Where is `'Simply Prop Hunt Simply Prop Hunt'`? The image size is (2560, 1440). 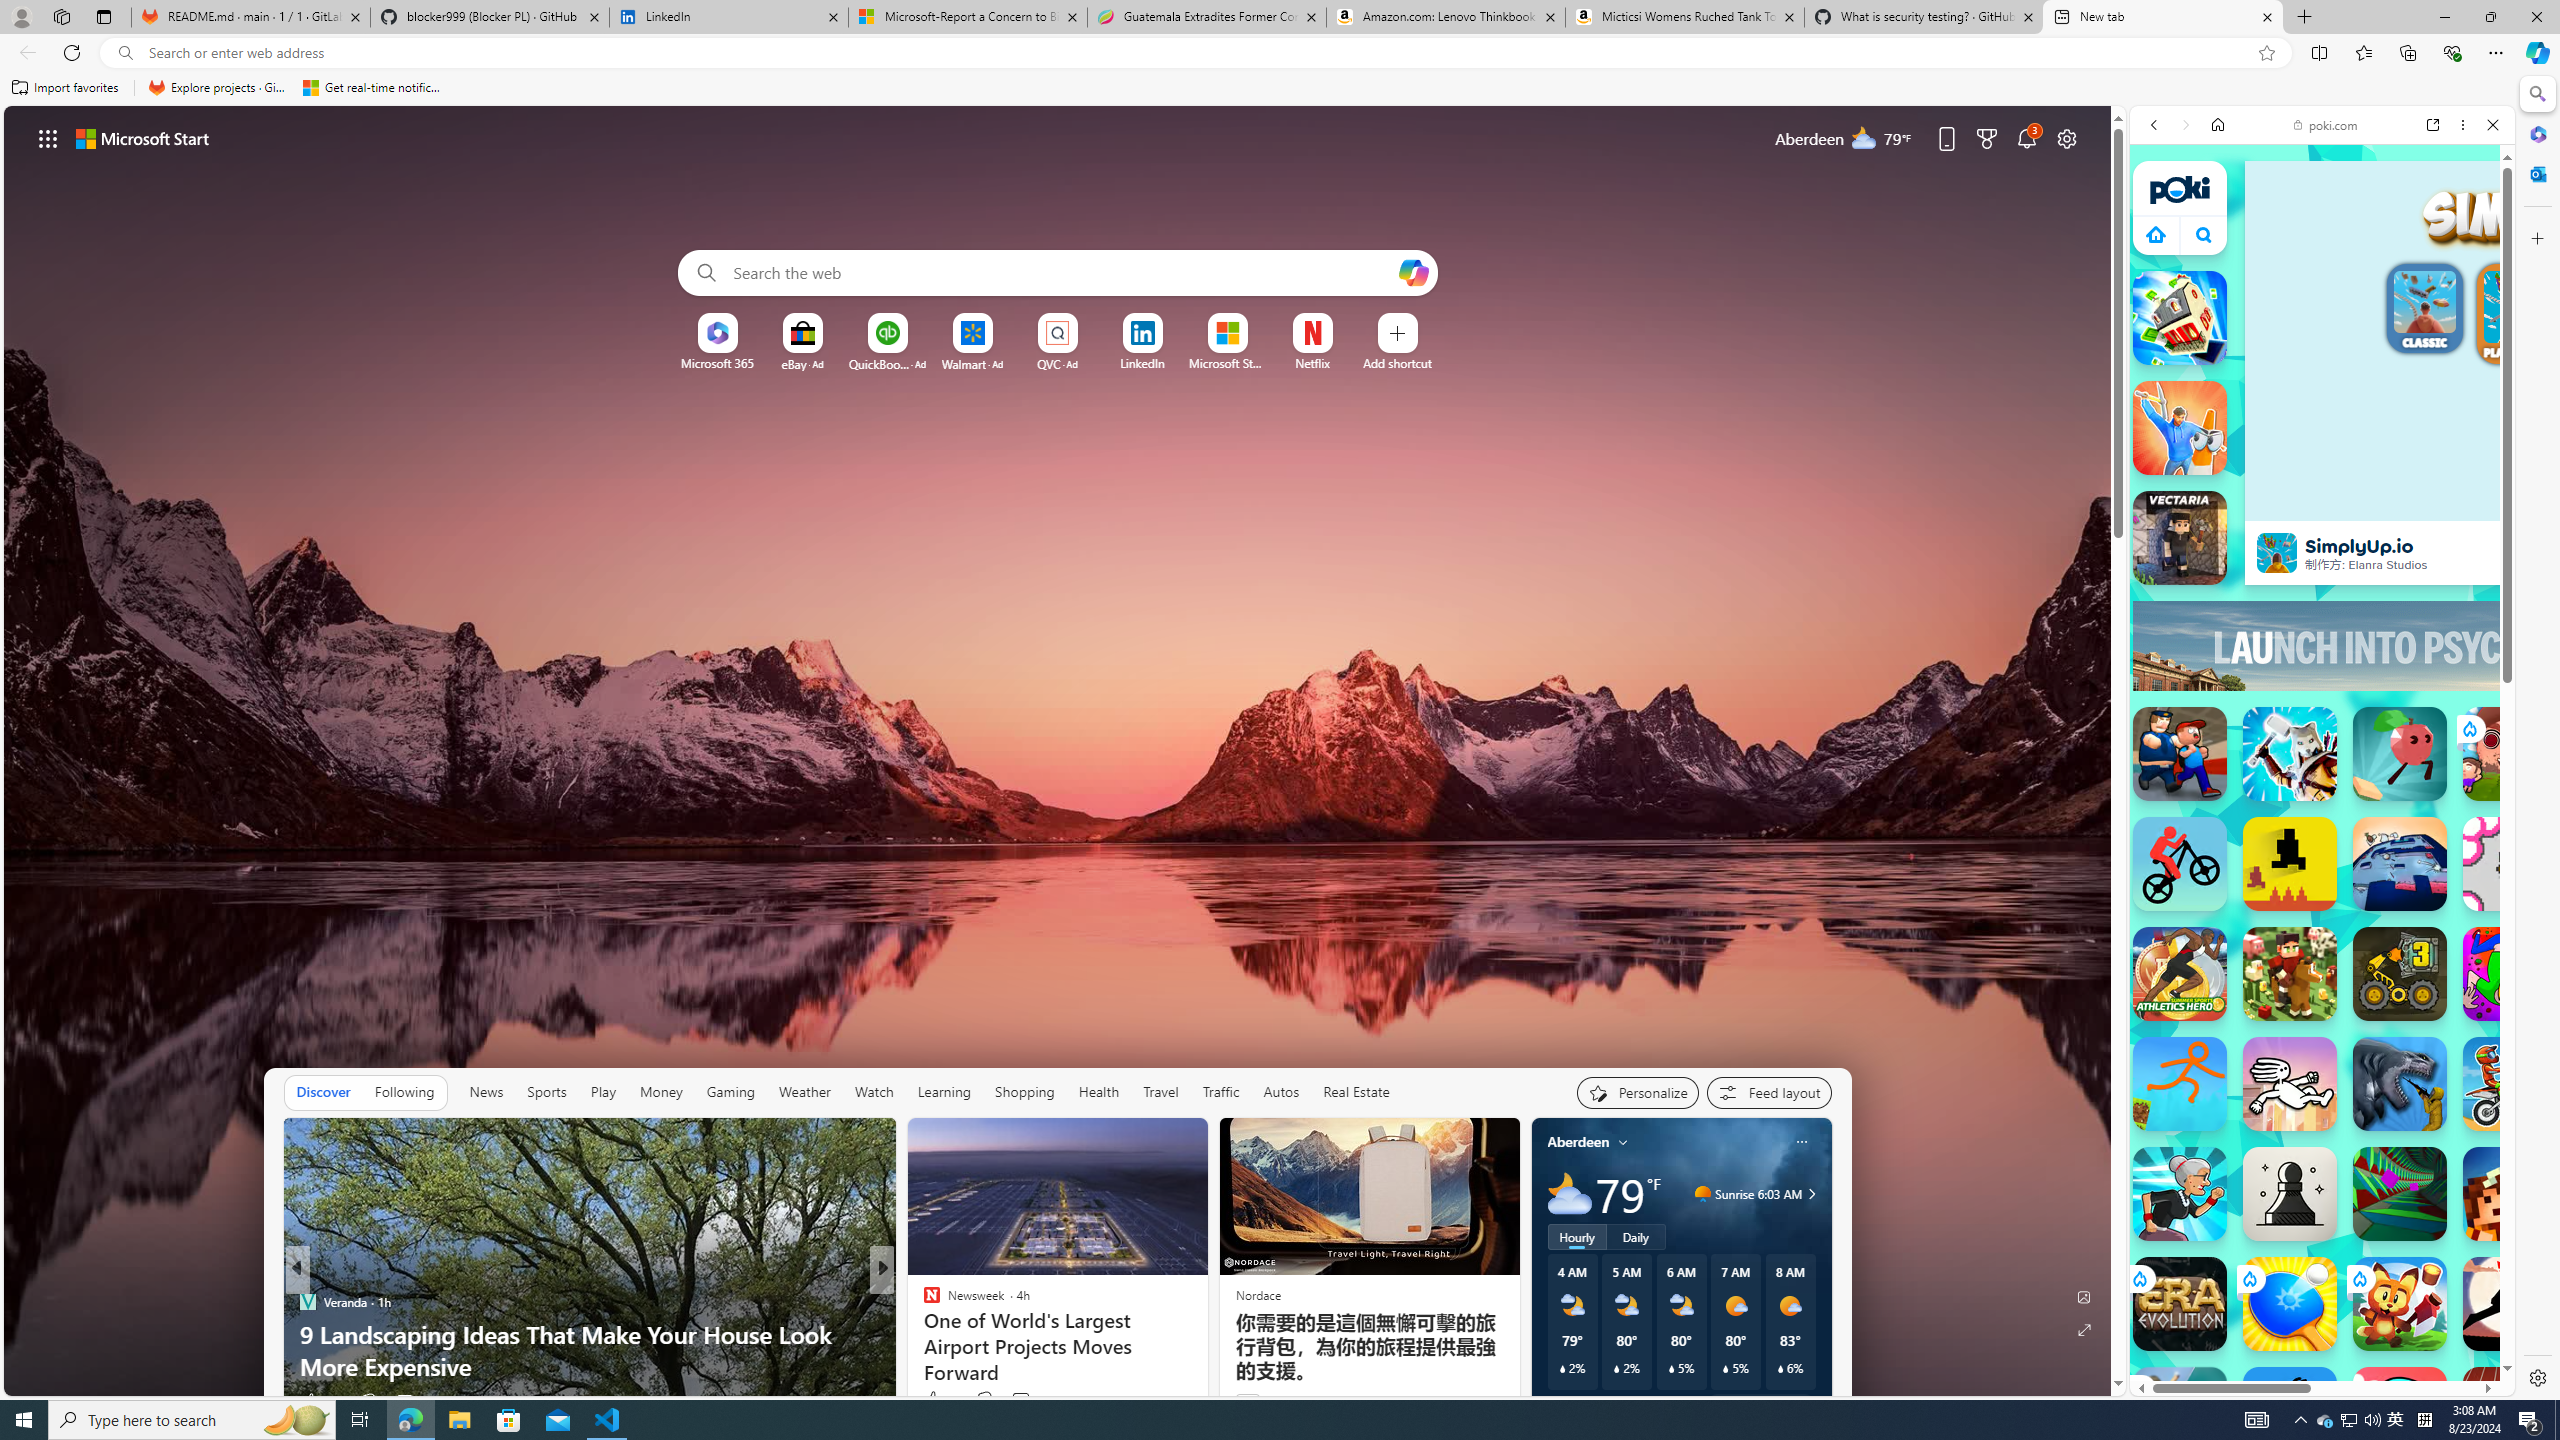 'Simply Prop Hunt Simply Prop Hunt' is located at coordinates (2178, 428).